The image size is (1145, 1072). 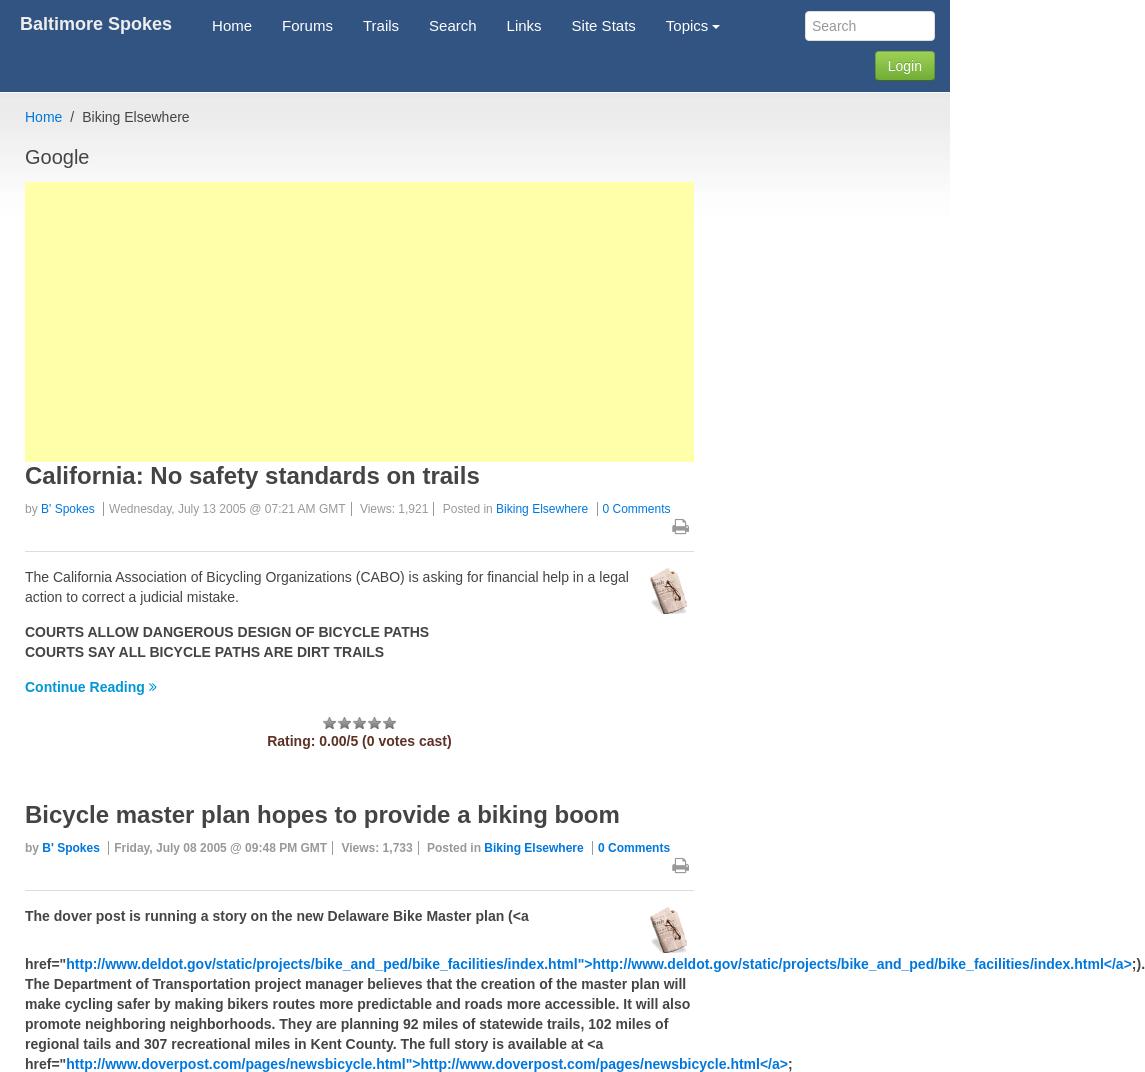 What do you see at coordinates (203, 651) in the screenshot?
I see `'COURTS SAY ALL BICYCLE PATHS ARE DIRT TRAILS'` at bounding box center [203, 651].